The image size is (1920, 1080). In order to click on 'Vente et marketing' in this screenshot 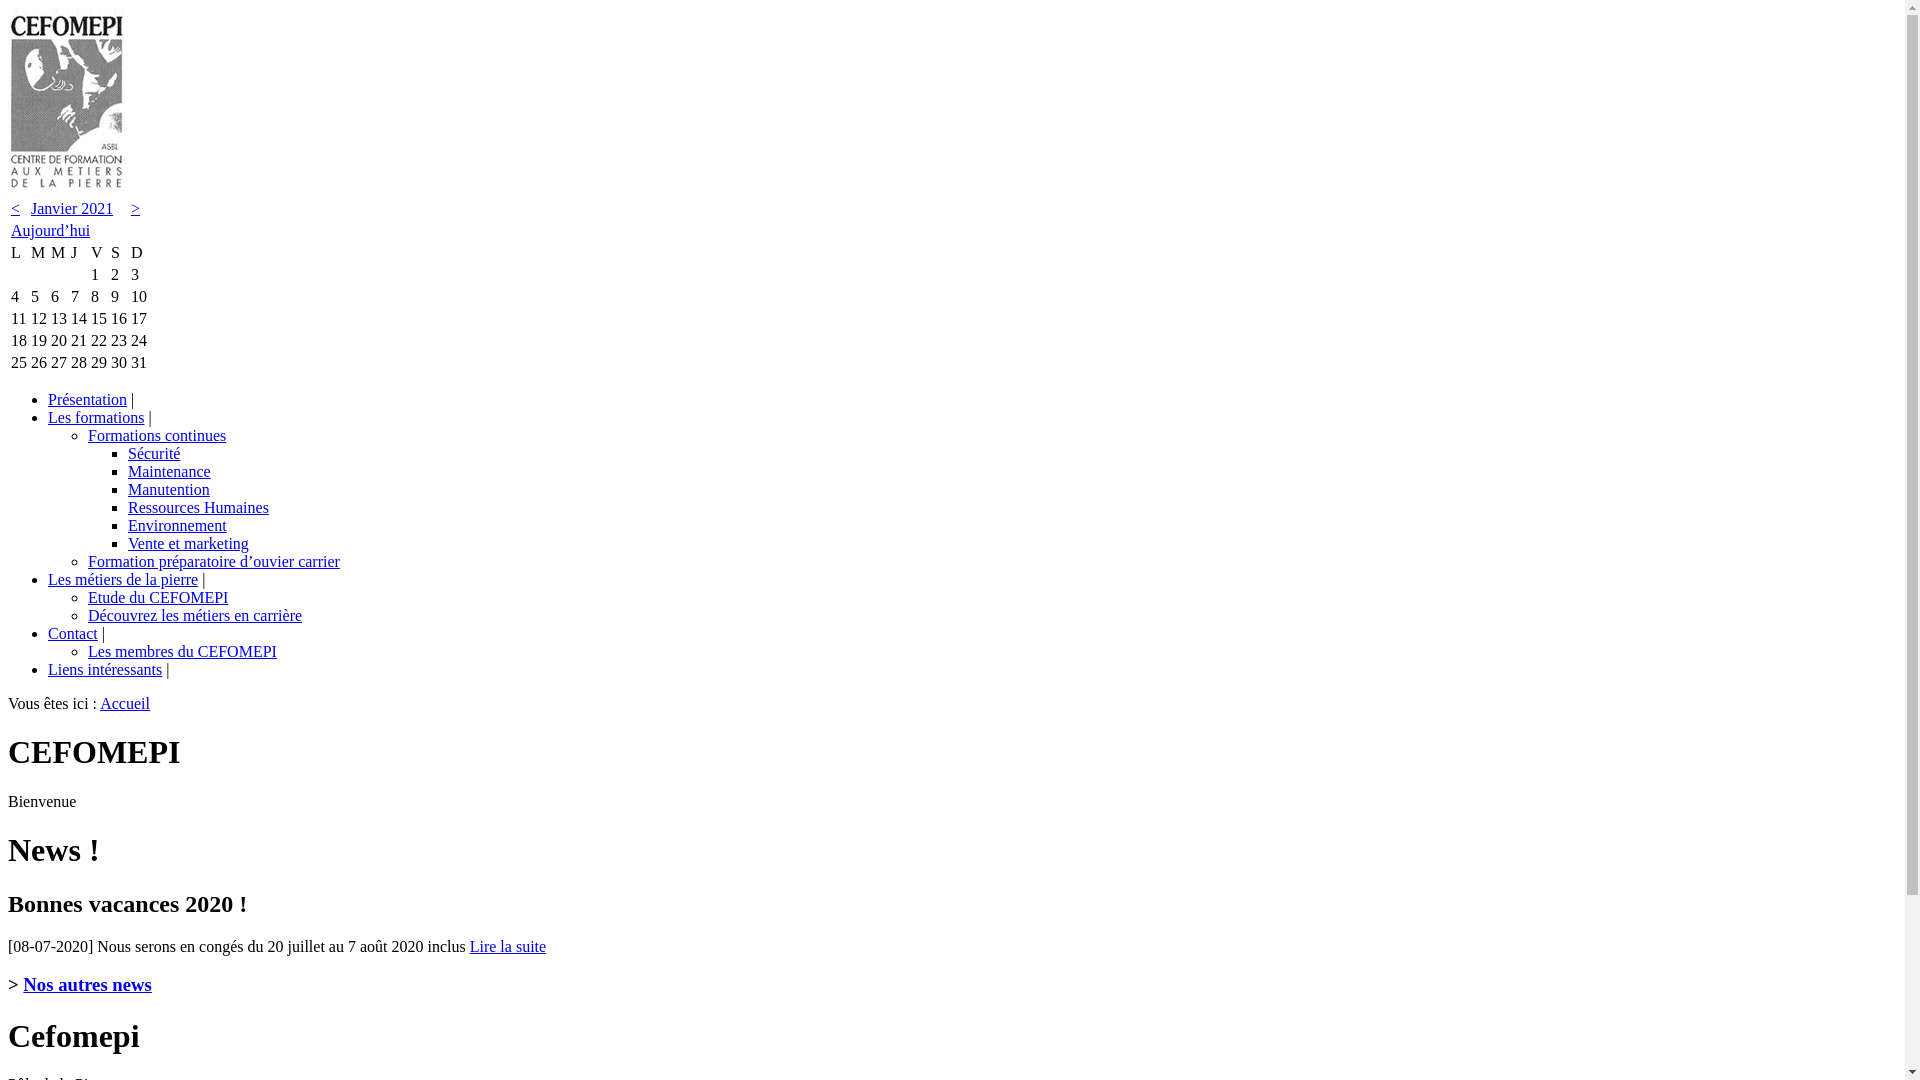, I will do `click(188, 543)`.